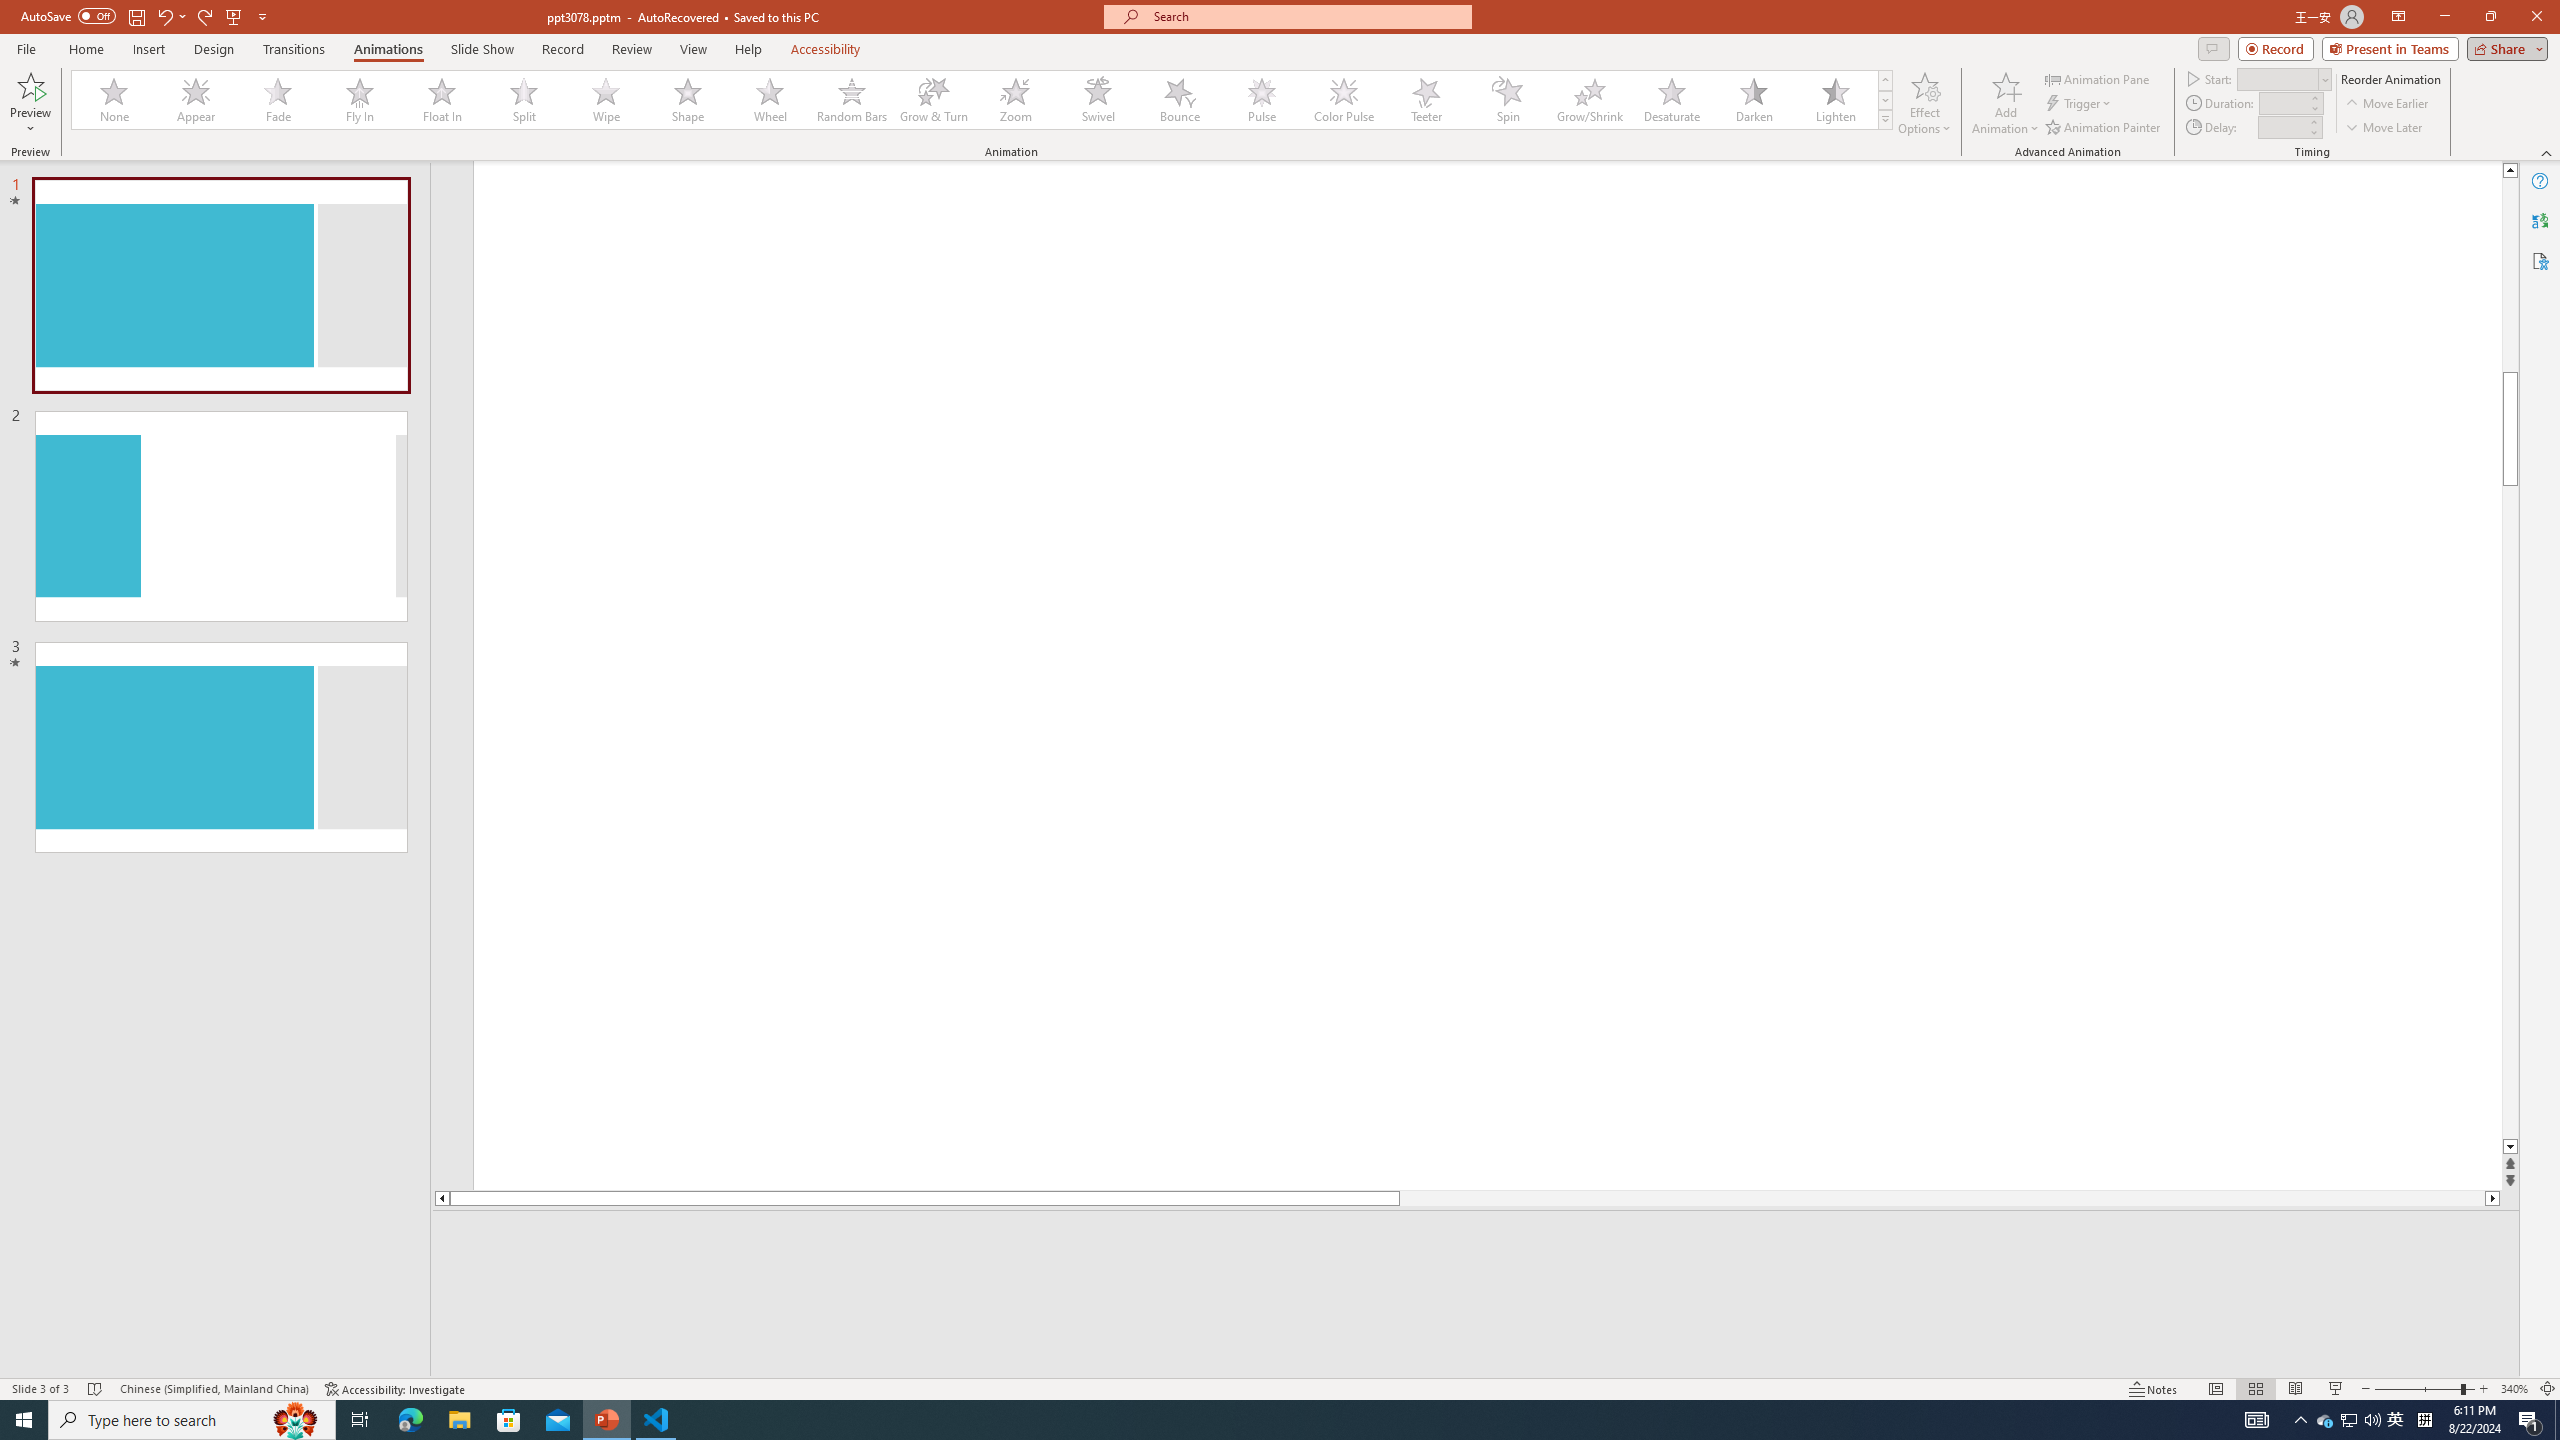  I want to click on 'Random Bars', so click(851, 99).